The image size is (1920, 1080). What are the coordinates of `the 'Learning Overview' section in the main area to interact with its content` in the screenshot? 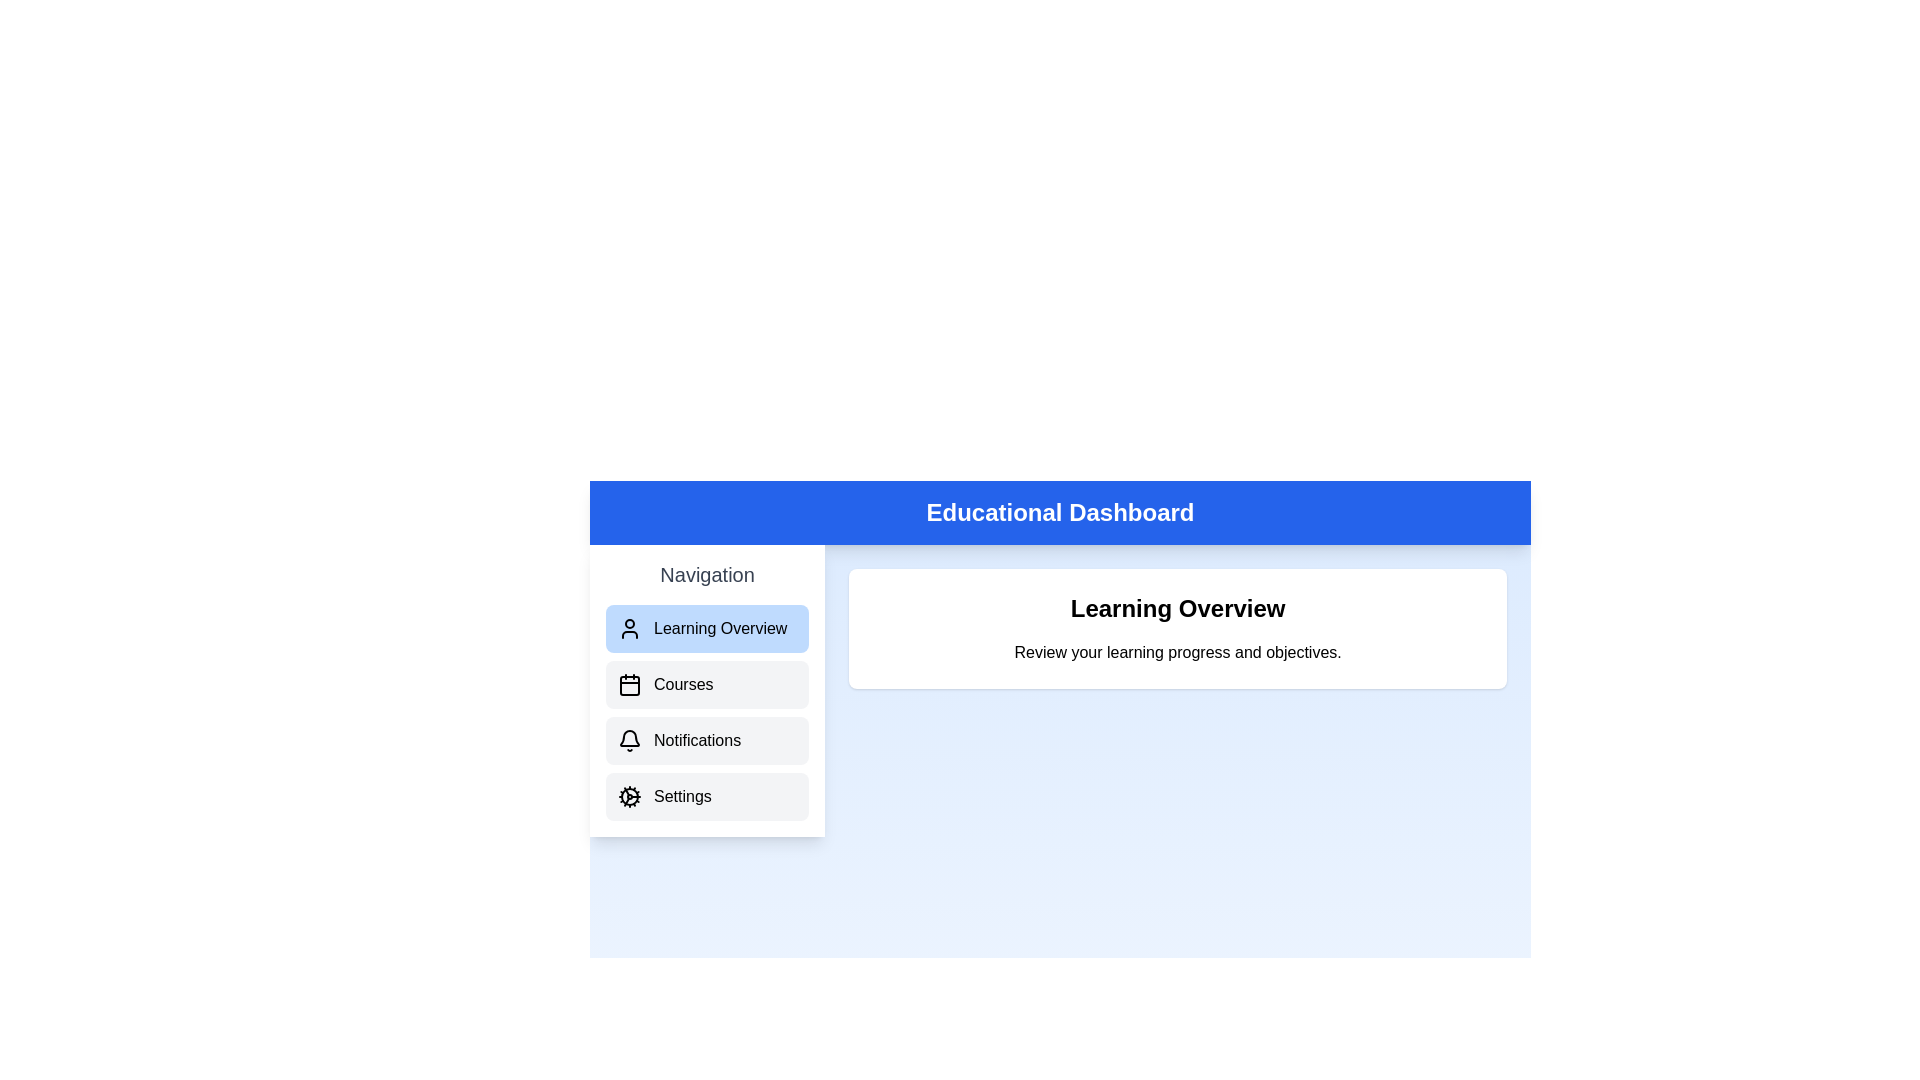 It's located at (1177, 627).